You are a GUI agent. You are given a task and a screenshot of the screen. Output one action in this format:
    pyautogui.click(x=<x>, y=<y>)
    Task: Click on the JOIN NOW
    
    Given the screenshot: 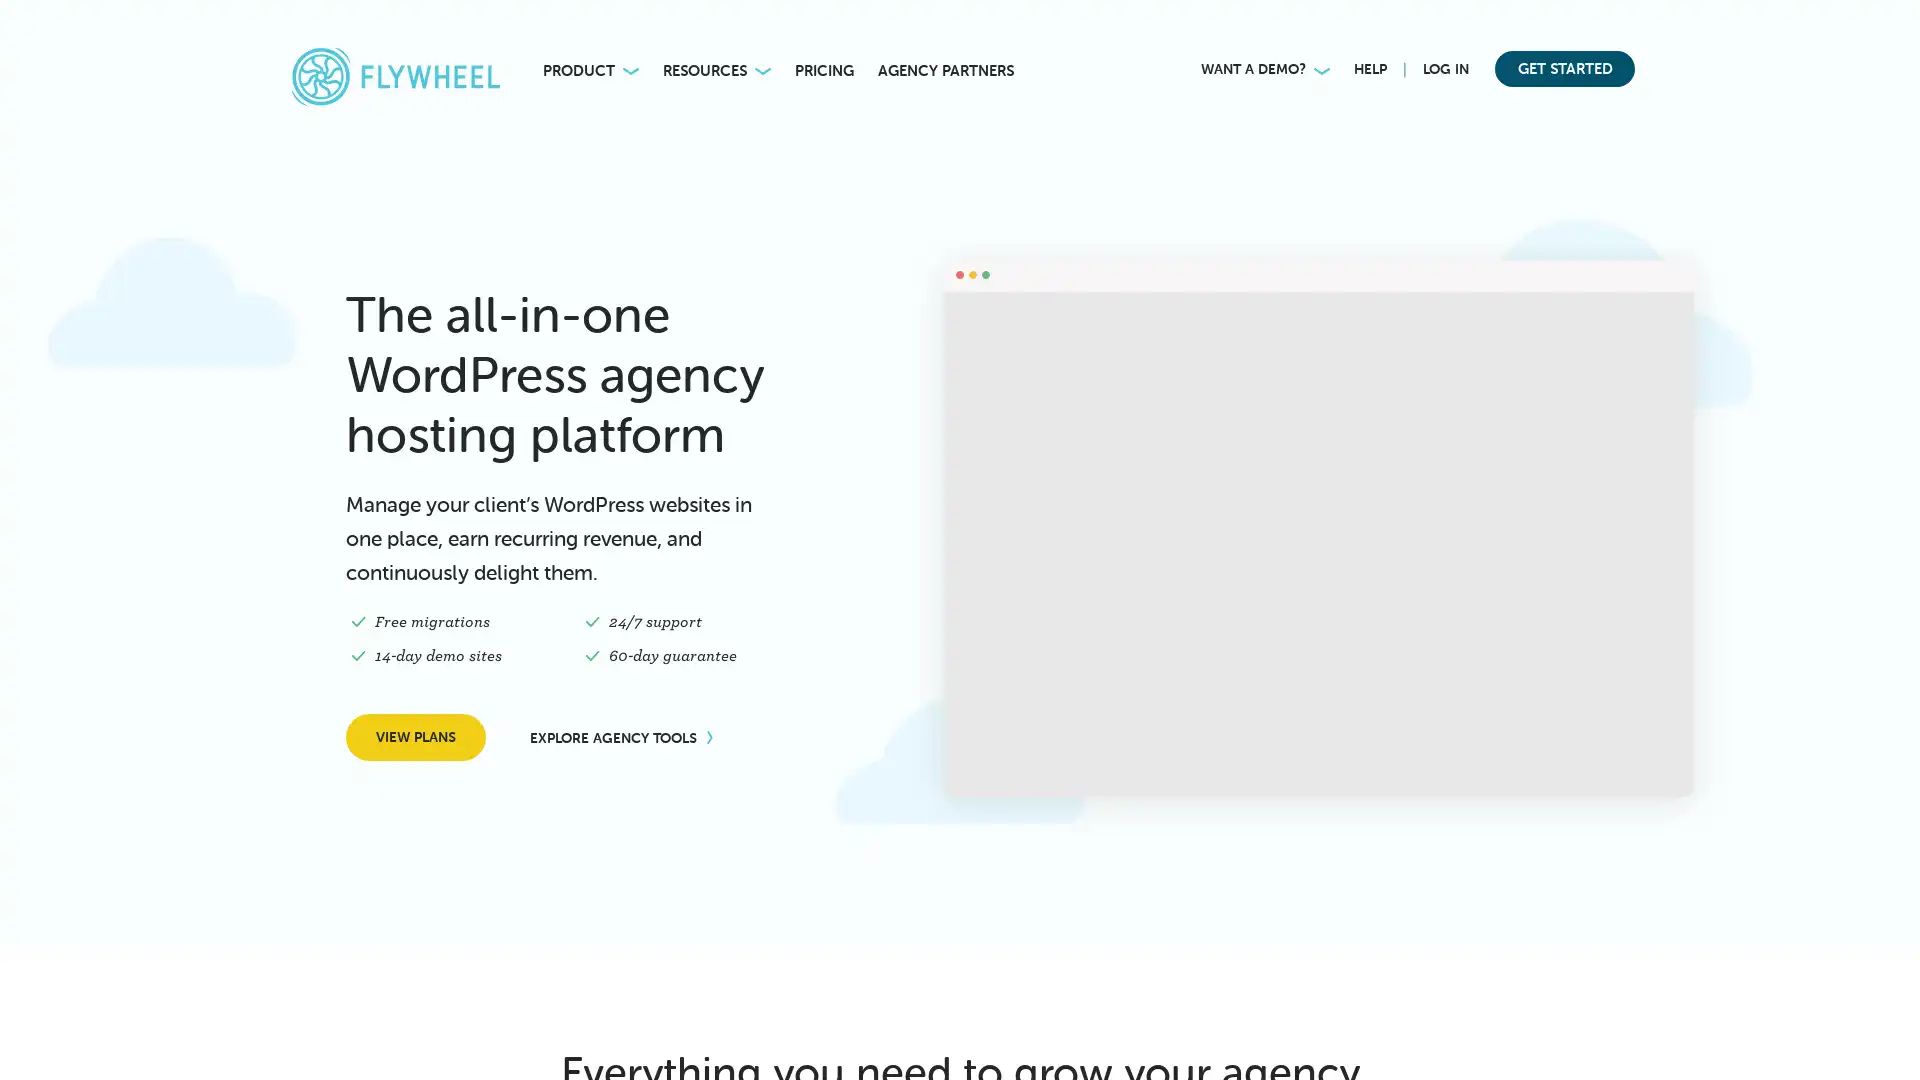 What is the action you would take?
    pyautogui.click(x=1346, y=38)
    